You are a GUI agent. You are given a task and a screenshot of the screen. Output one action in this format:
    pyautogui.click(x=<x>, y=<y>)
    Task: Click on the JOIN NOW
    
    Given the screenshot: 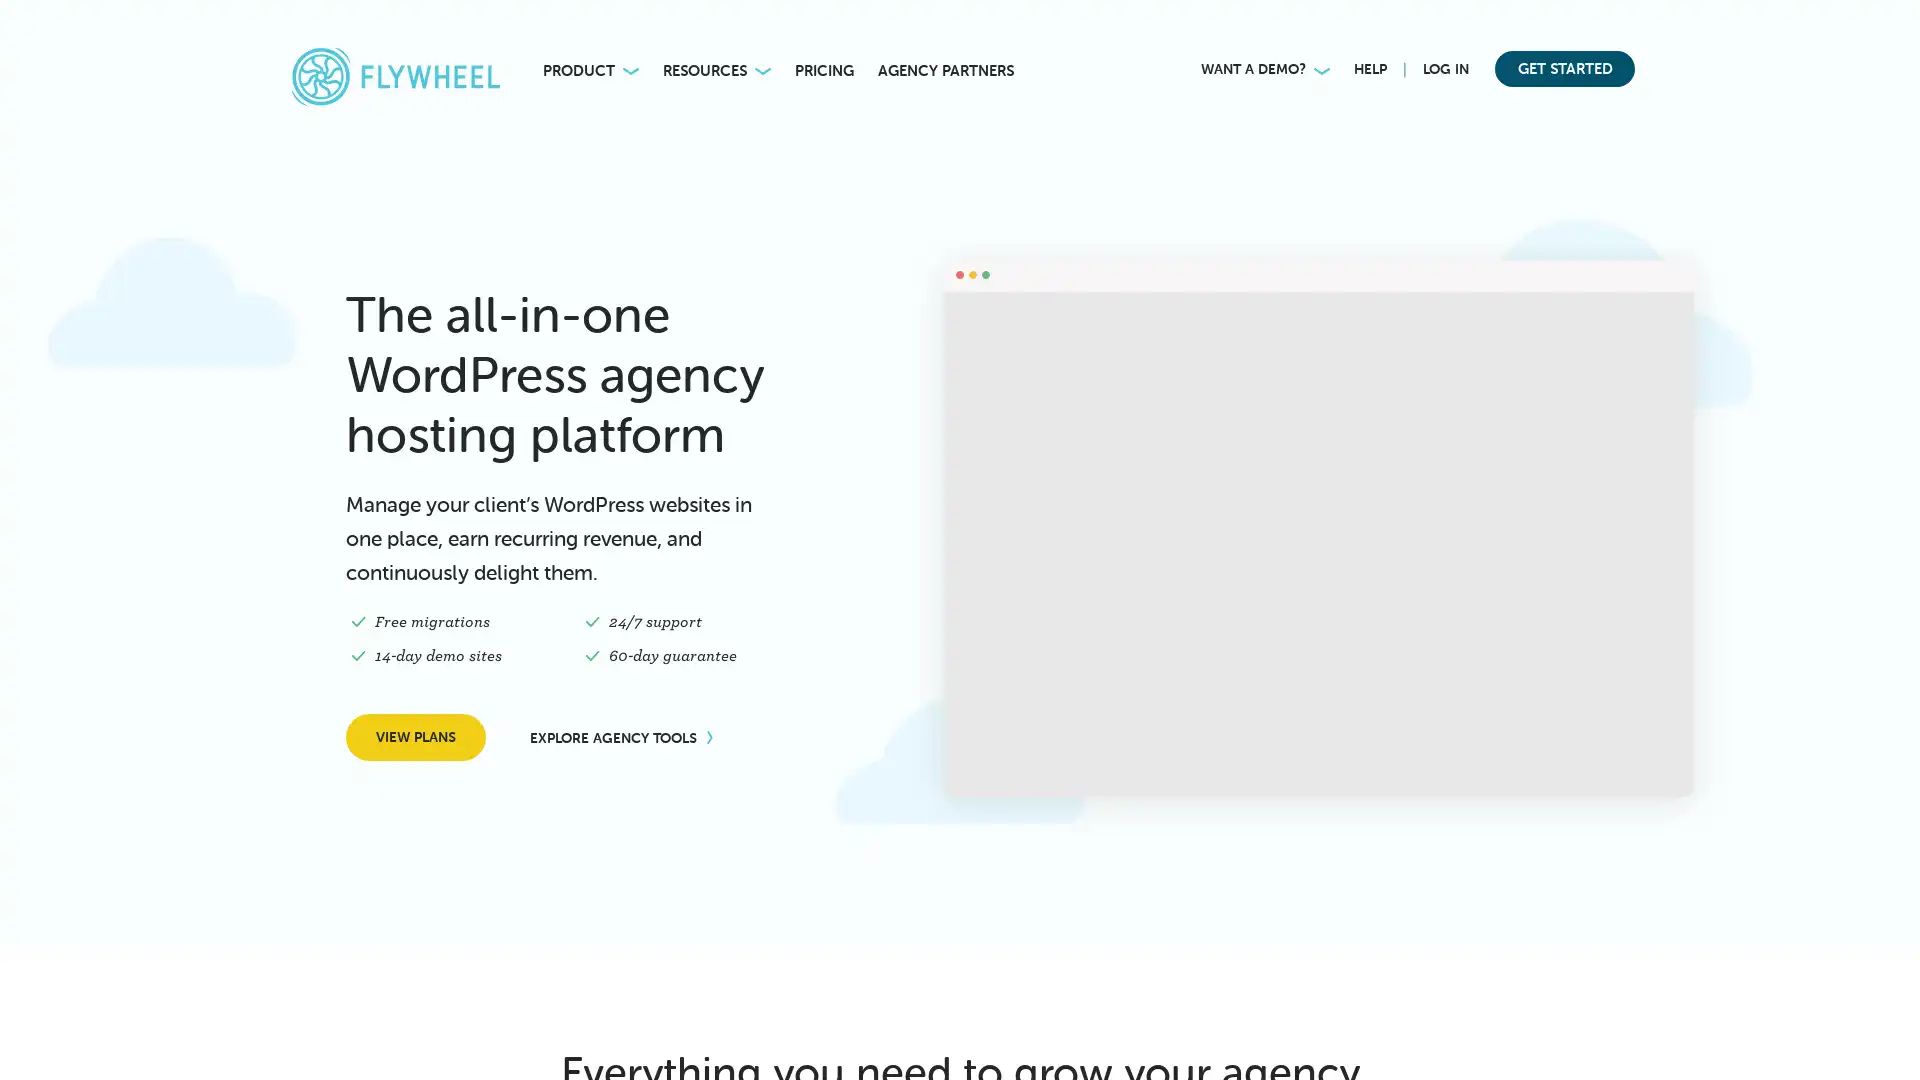 What is the action you would take?
    pyautogui.click(x=1346, y=38)
    